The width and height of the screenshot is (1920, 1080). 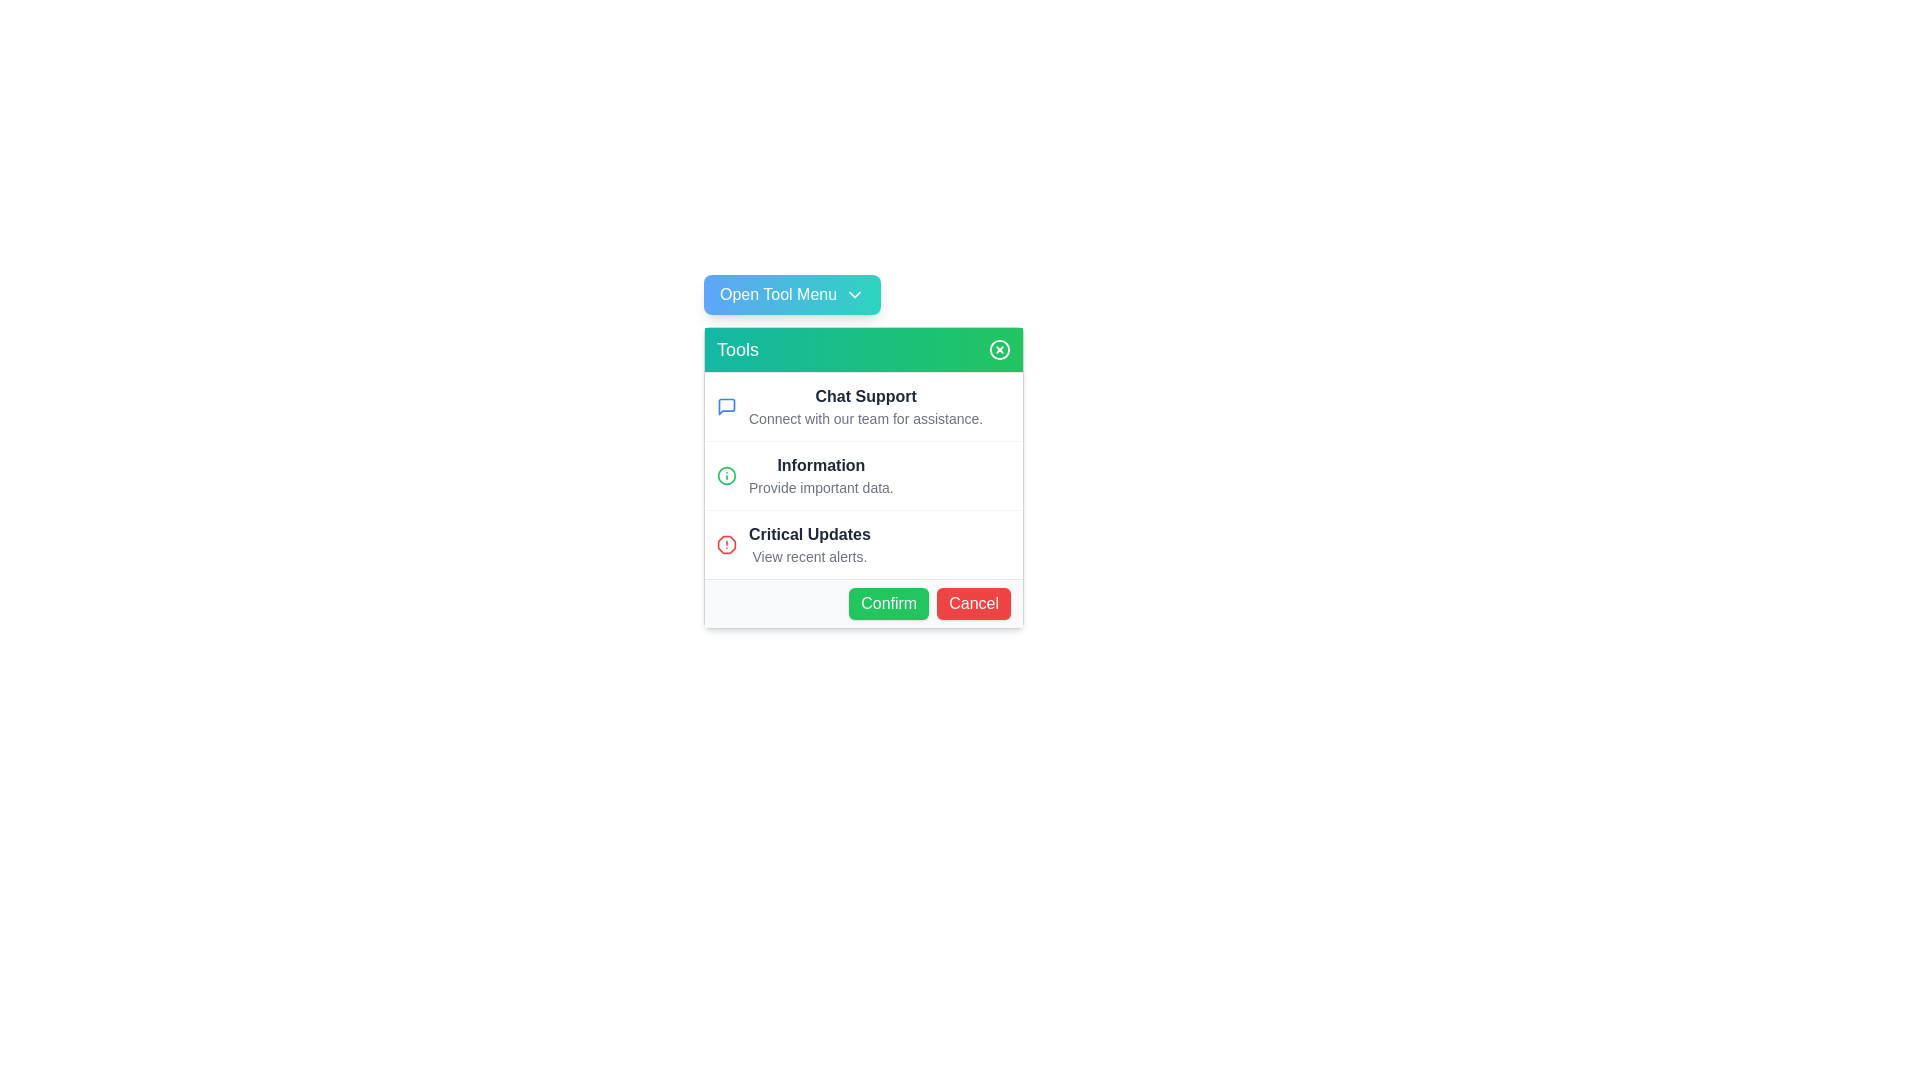 I want to click on the 'Tools' text label element, which is displayed in bold on a green background gradient, serving as a section heading, so click(x=737, y=349).